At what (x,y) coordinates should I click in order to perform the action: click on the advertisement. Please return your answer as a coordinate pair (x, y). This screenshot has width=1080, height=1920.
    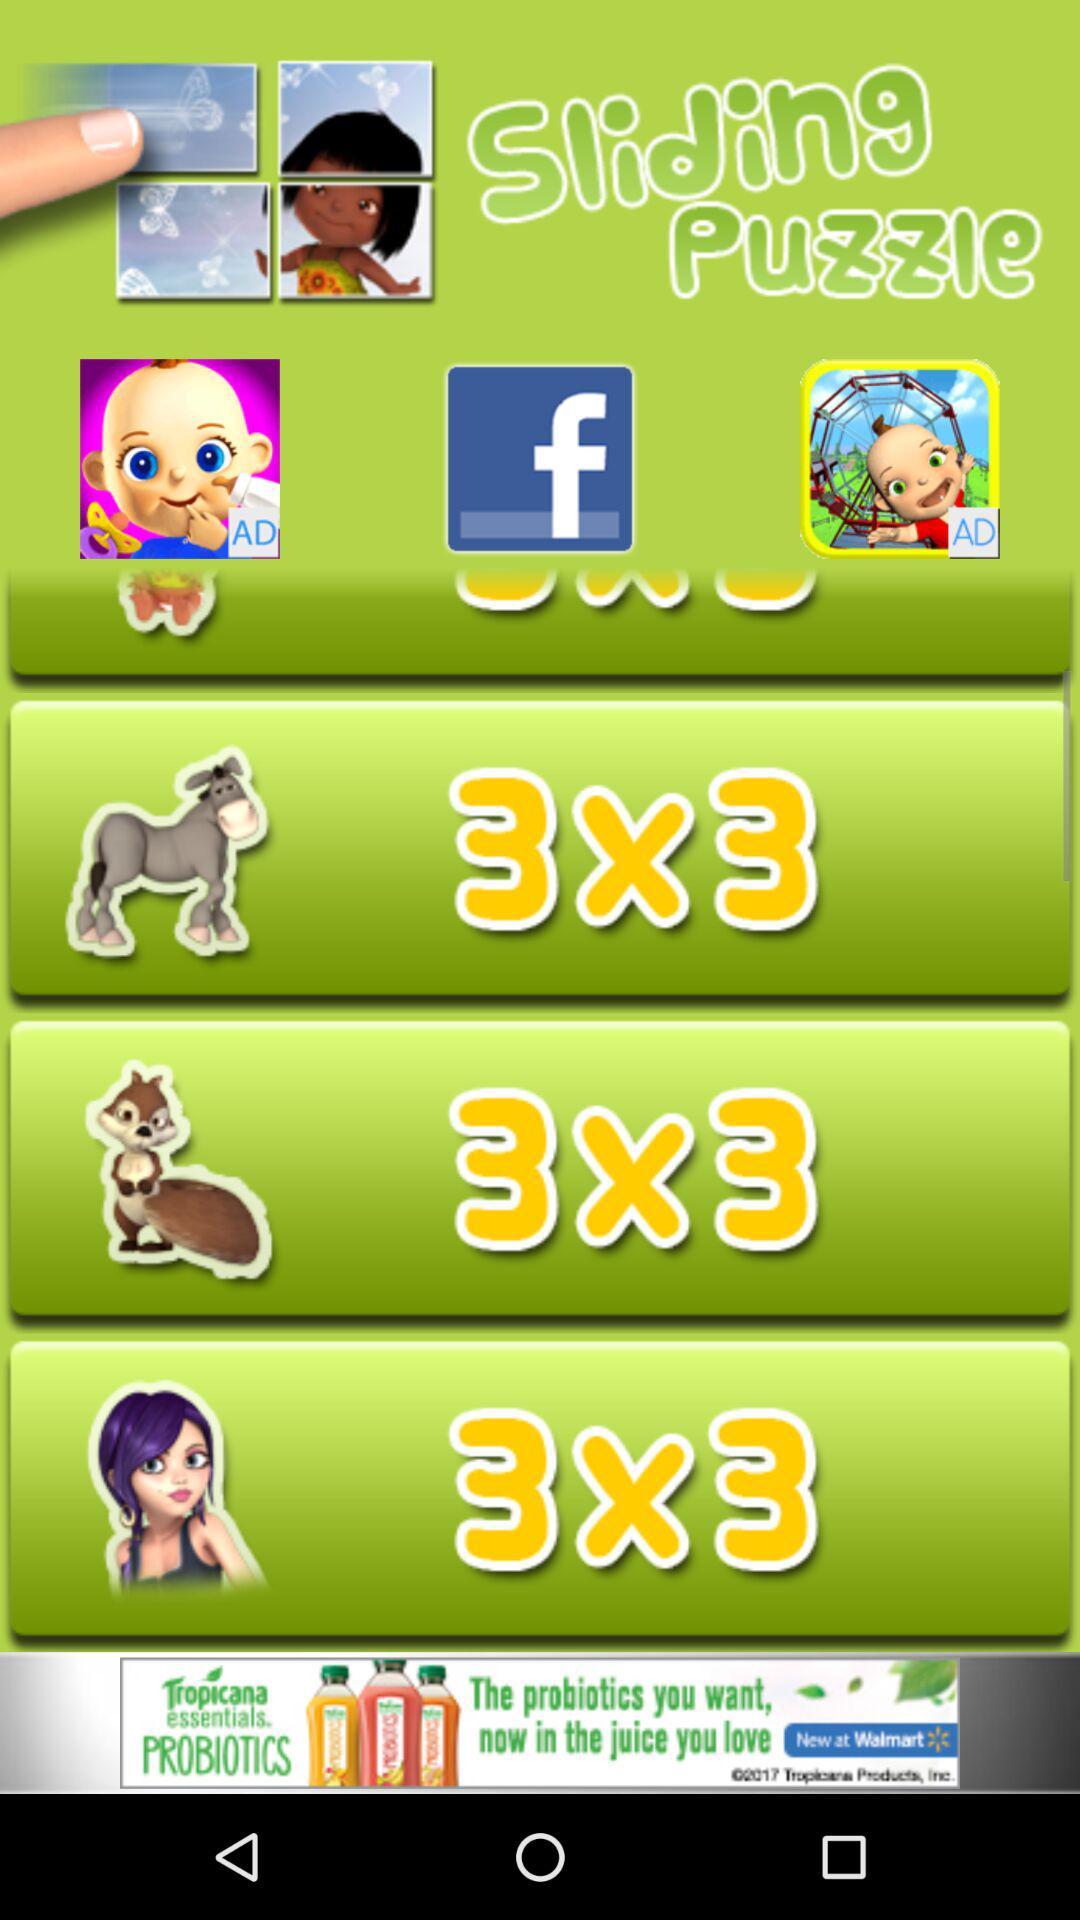
    Looking at the image, I should click on (540, 1725).